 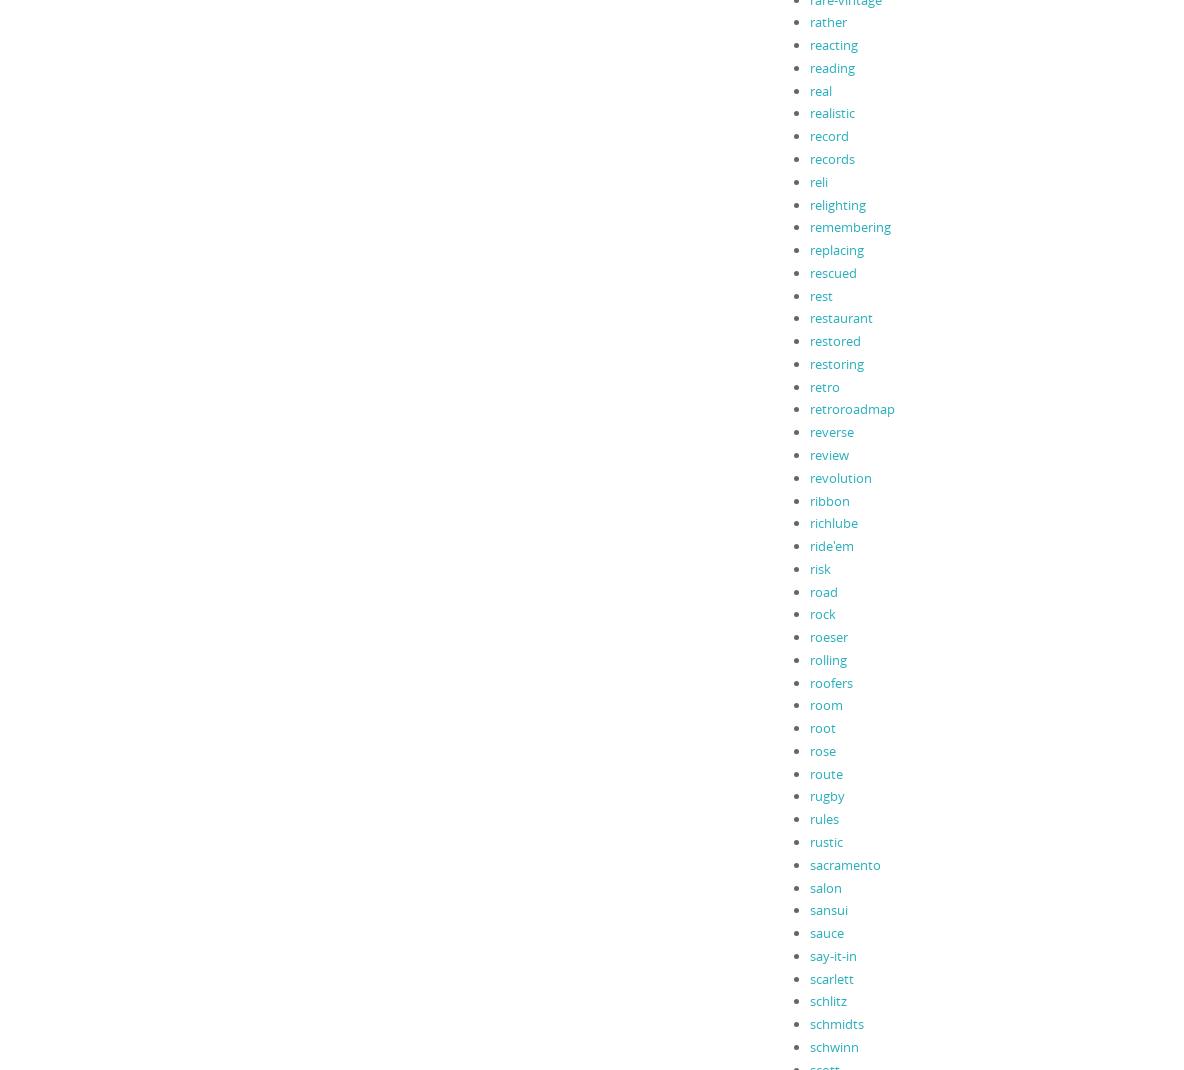 I want to click on 'restoring', so click(x=836, y=362).